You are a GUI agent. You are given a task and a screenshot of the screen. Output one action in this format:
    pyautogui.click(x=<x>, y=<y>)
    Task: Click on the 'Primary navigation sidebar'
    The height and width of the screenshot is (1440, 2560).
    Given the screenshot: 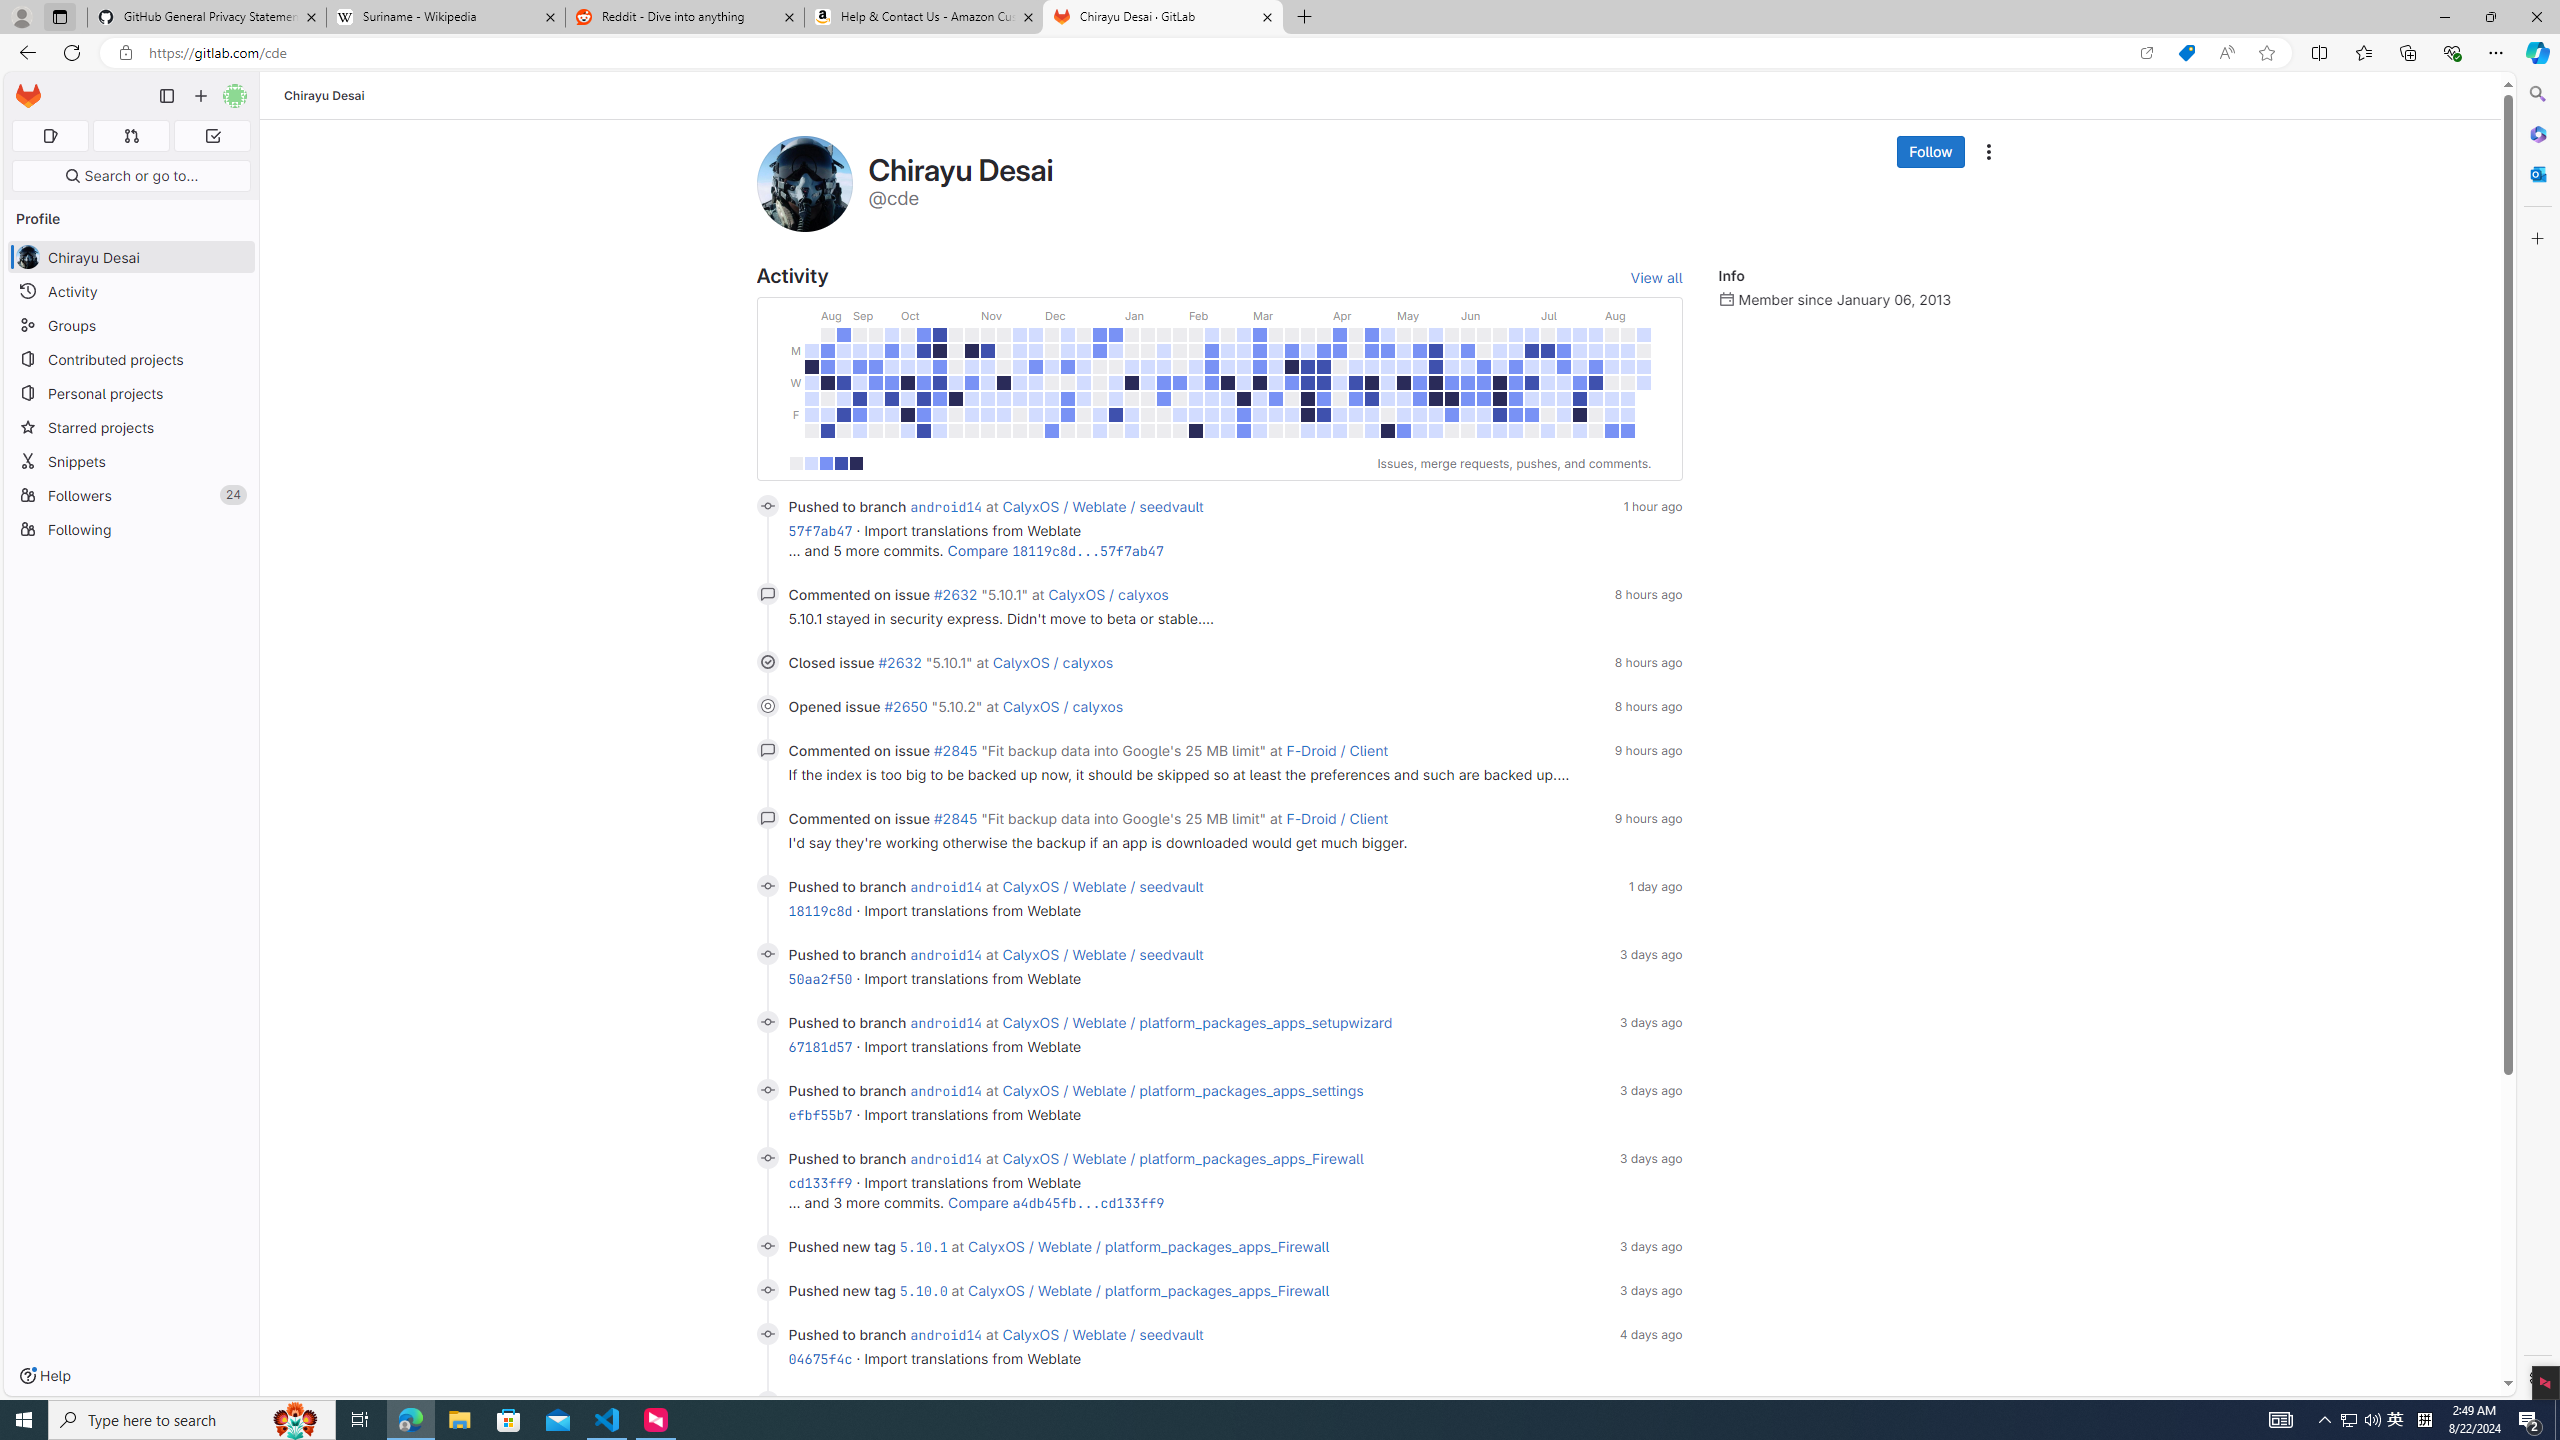 What is the action you would take?
    pyautogui.click(x=166, y=95)
    